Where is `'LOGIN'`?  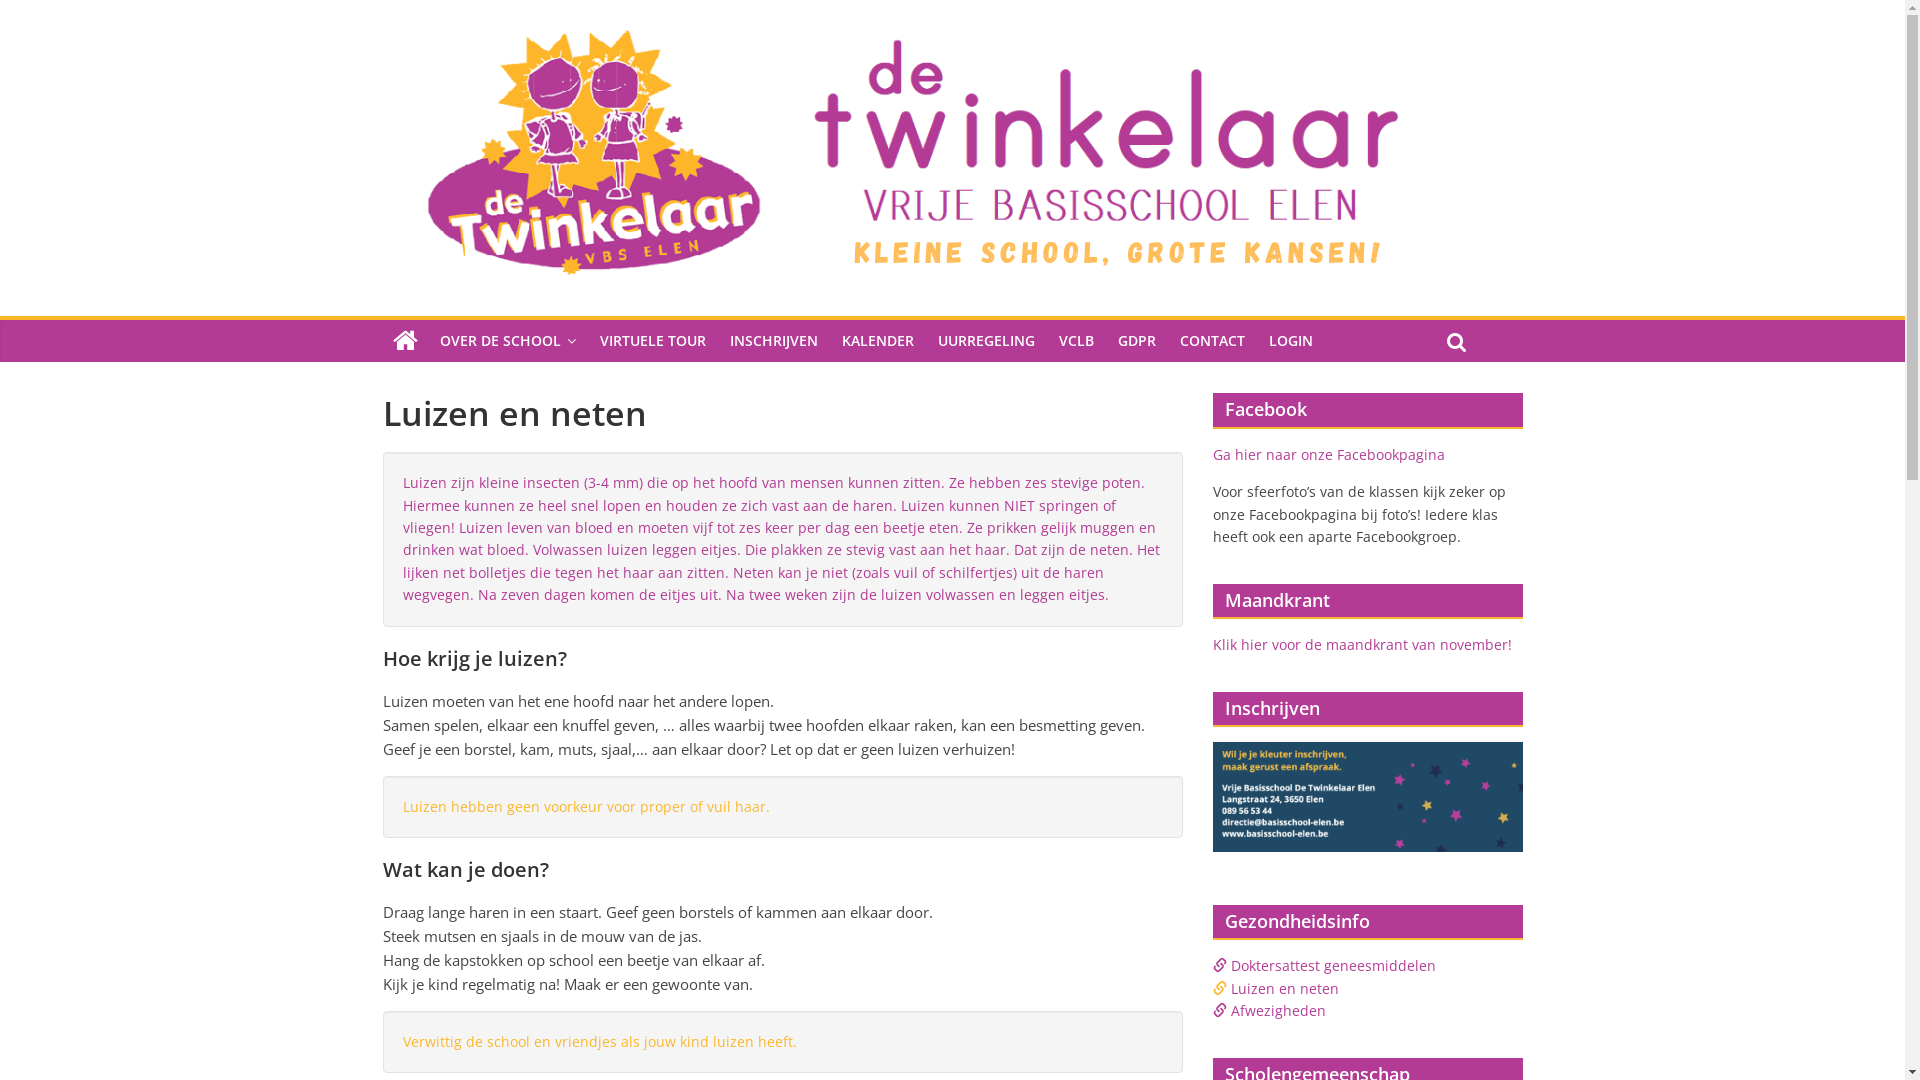
'LOGIN' is located at coordinates (1290, 339).